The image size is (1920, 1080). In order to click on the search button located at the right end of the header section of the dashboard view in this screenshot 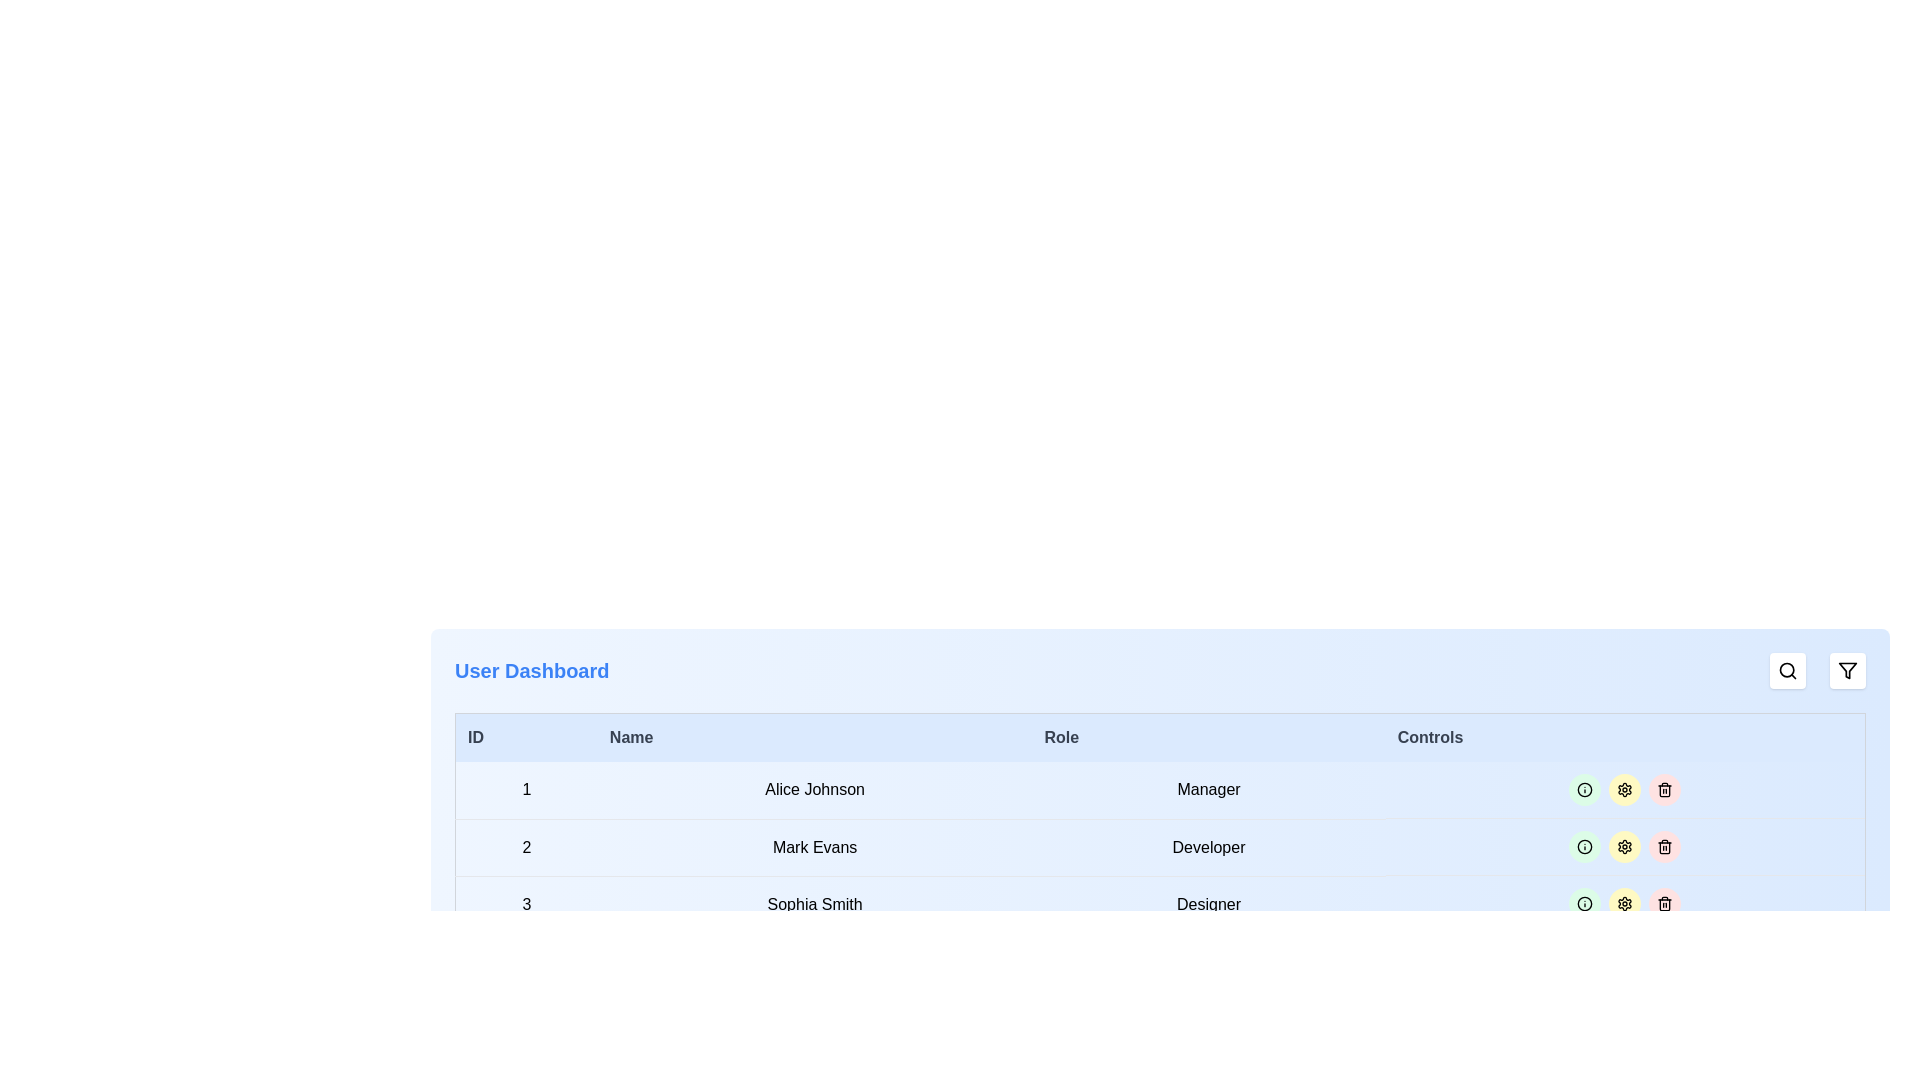, I will do `click(1788, 671)`.